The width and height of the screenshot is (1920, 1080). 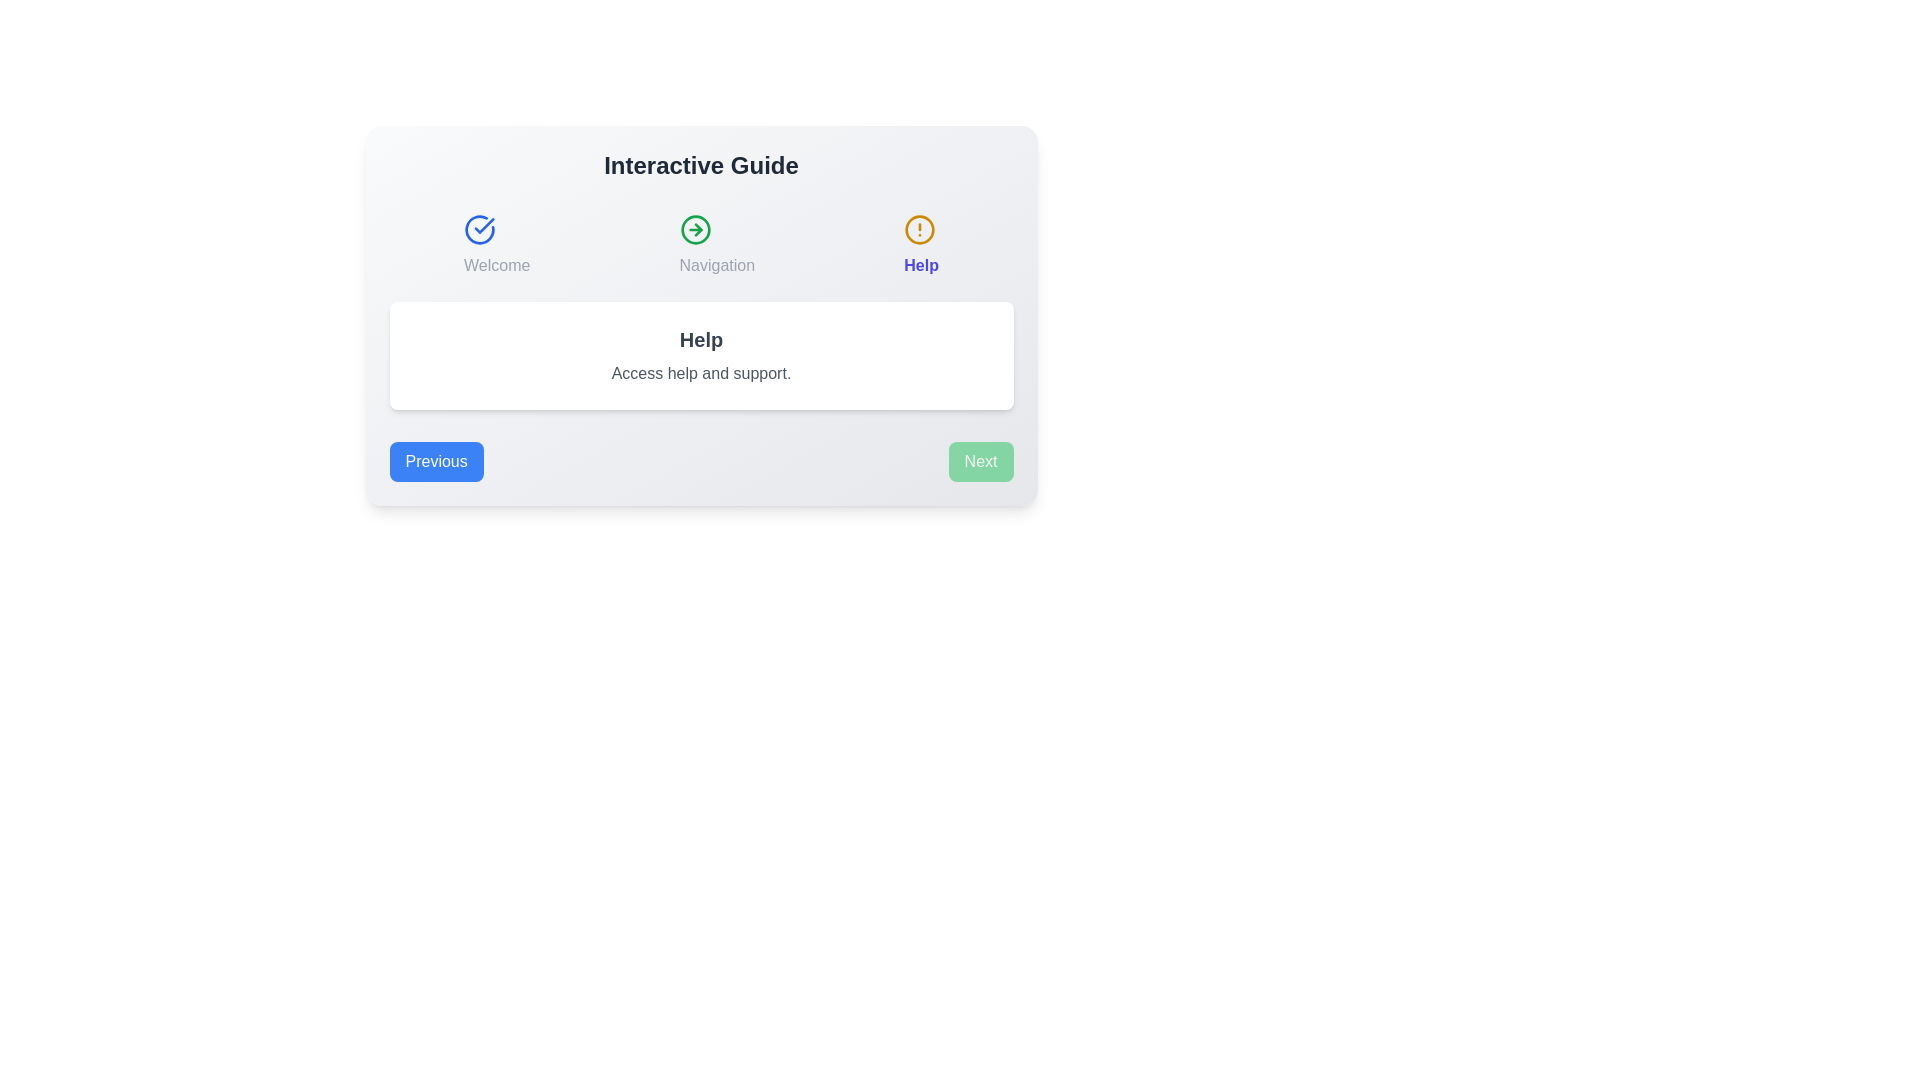 What do you see at coordinates (701, 315) in the screenshot?
I see `the Informational Card that displays 'Help' as the title and 'Access help and support.' as the subtitle, which is centrally located in the interface` at bounding box center [701, 315].